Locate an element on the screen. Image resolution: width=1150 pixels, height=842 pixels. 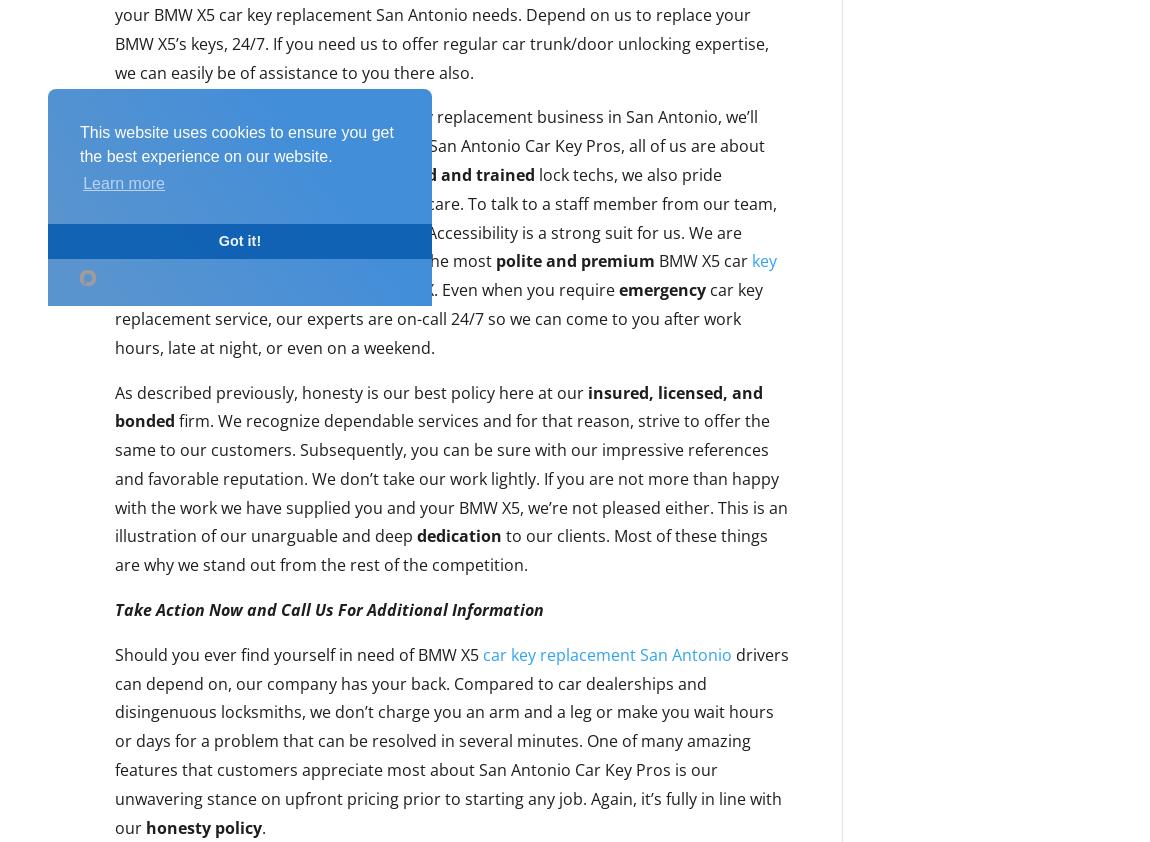
'key replacement assistance in San Antonio' is located at coordinates (445, 275).